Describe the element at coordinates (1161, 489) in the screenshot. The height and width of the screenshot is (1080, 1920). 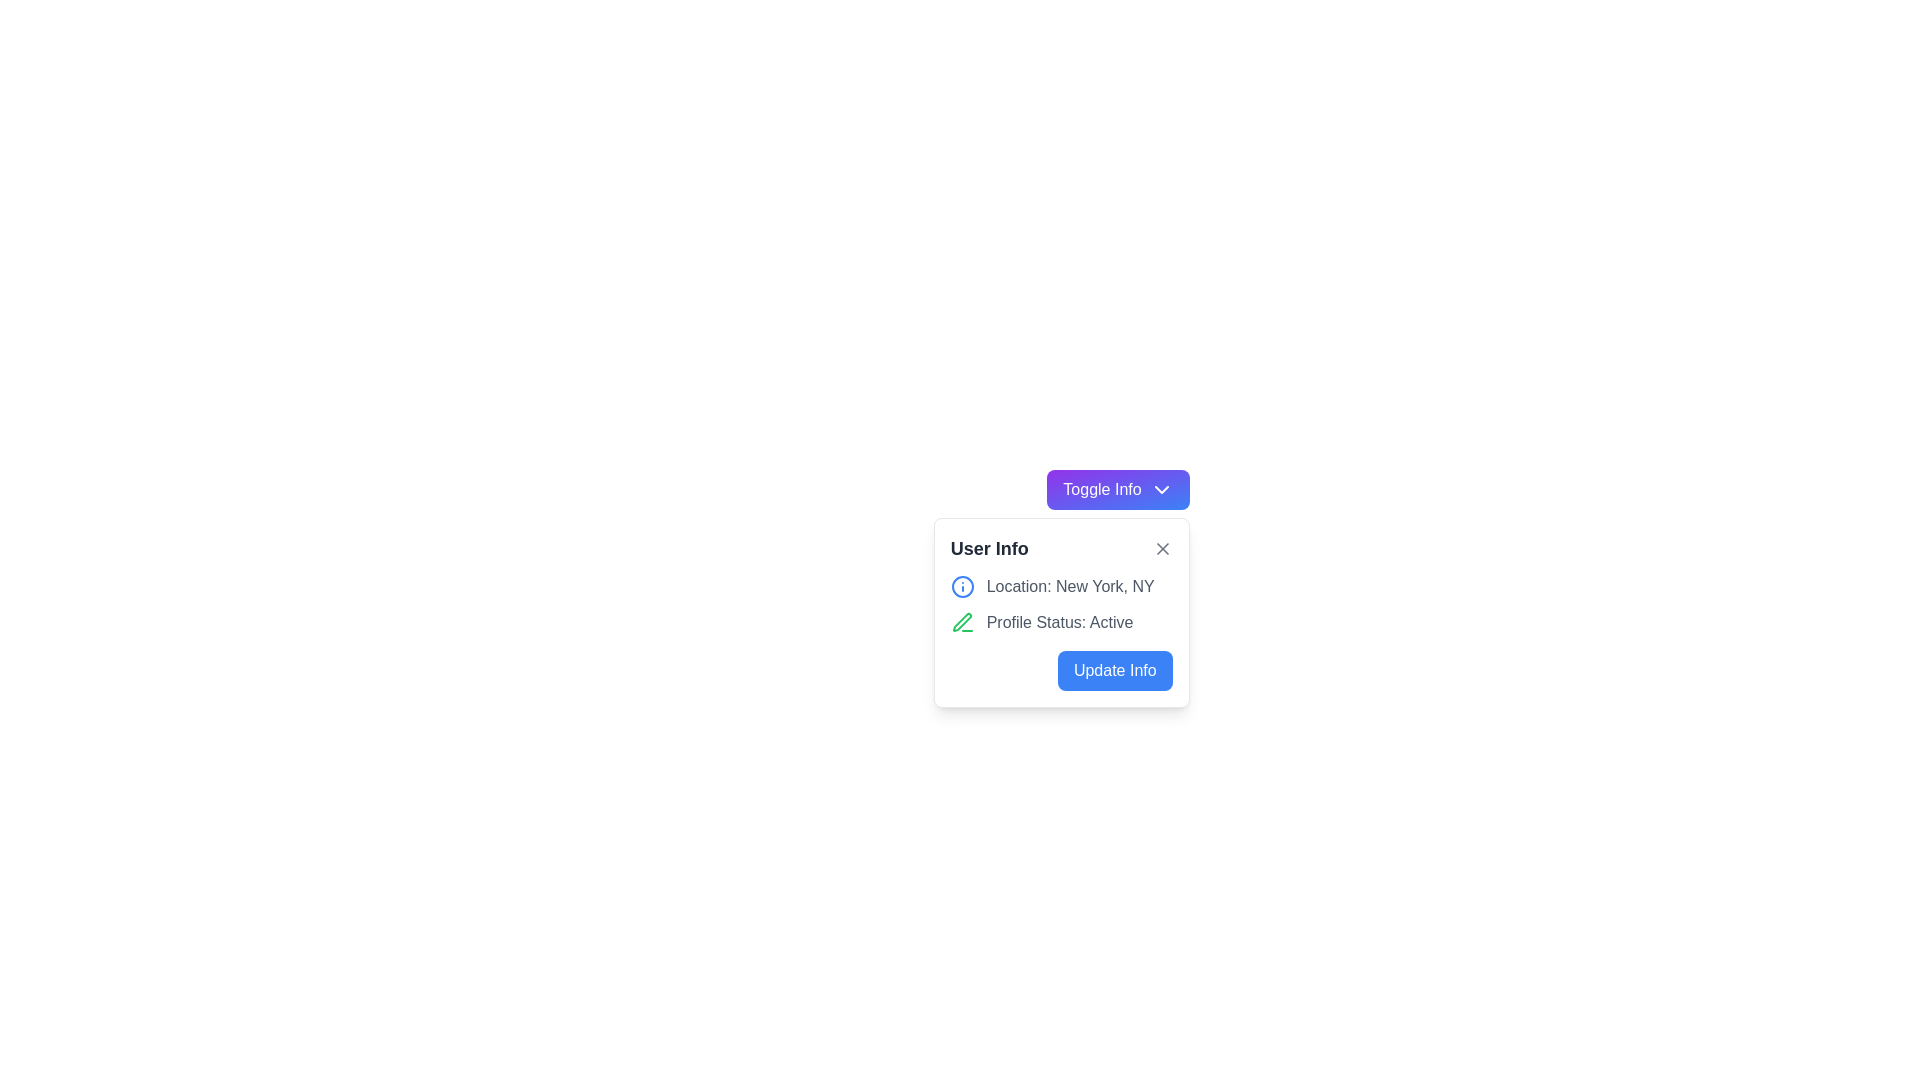
I see `the downward-facing chevron icon within the 'Toggle Info' button, positioned near its right edge` at that location.